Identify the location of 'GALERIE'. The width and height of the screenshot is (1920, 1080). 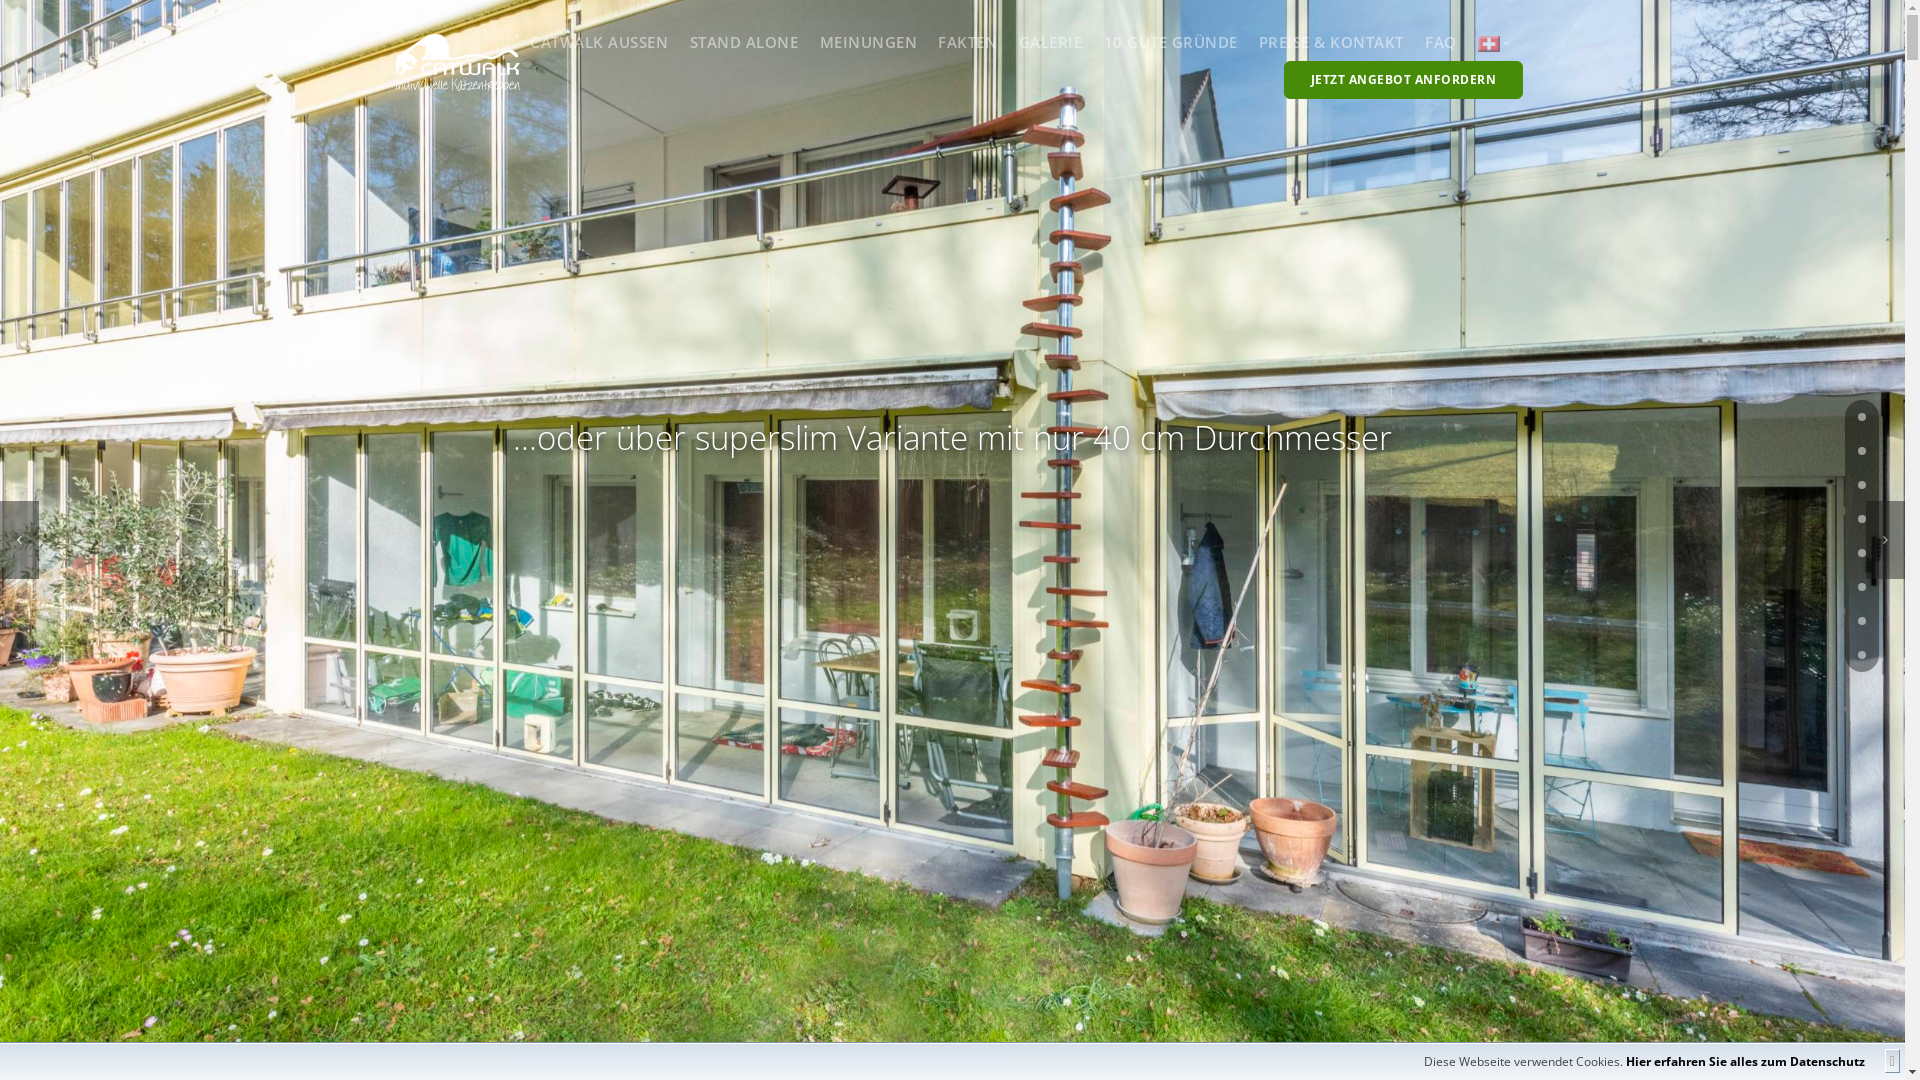
(1050, 42).